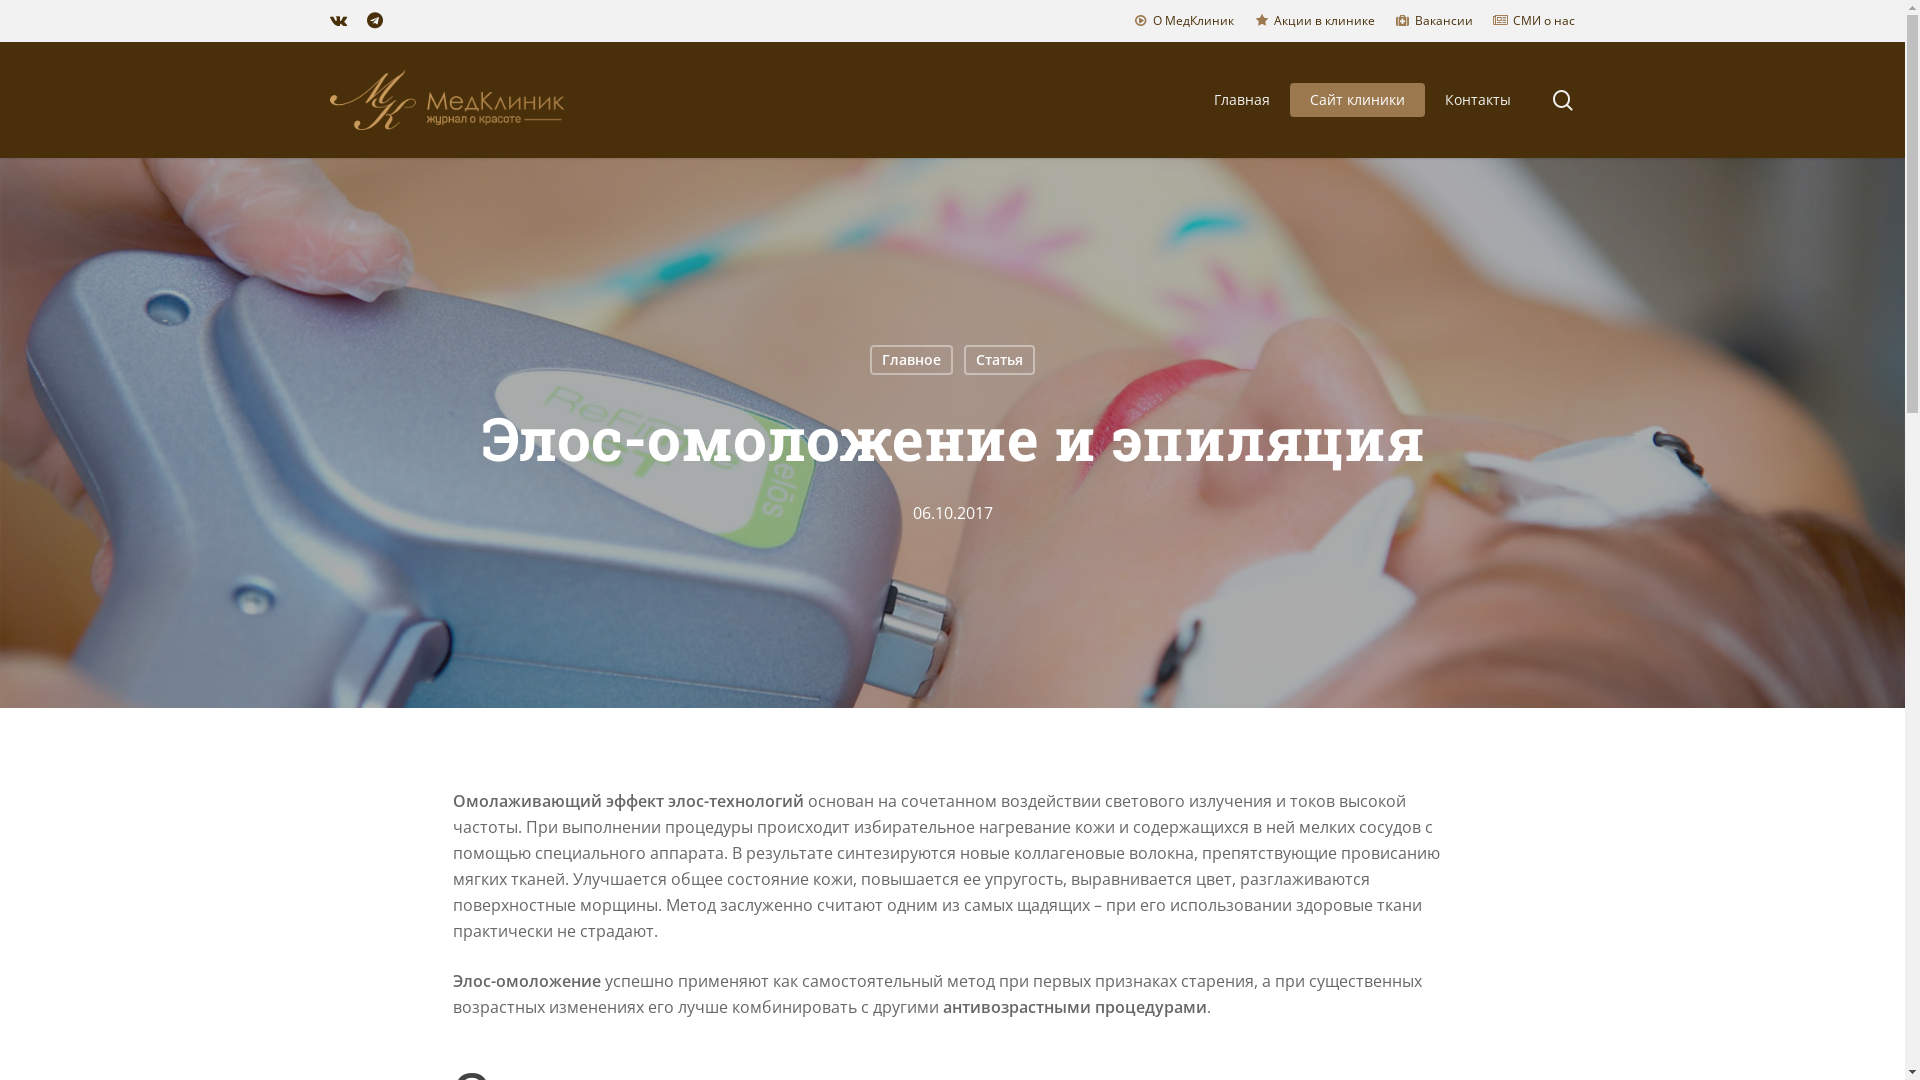 The image size is (1920, 1080). I want to click on 'search', so click(1562, 100).